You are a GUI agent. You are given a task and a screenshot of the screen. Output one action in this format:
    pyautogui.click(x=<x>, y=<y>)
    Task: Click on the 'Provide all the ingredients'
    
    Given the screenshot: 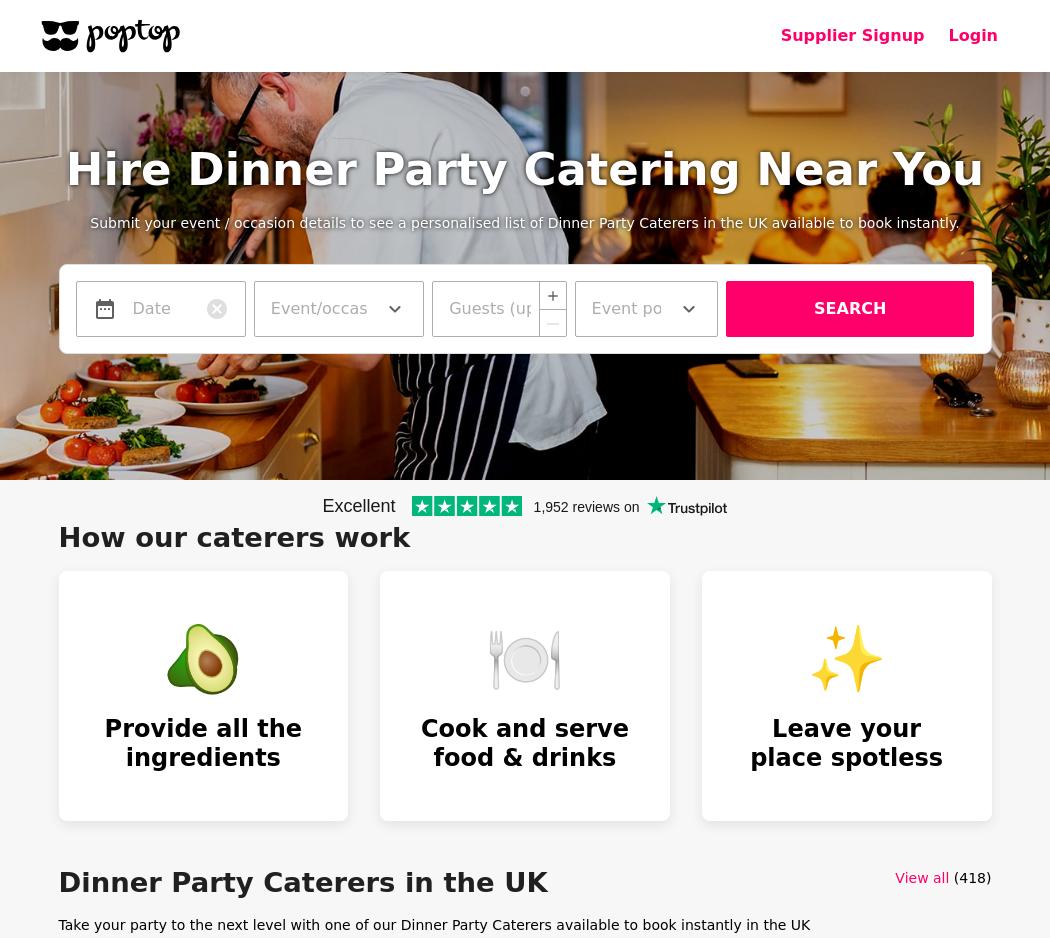 What is the action you would take?
    pyautogui.click(x=103, y=743)
    